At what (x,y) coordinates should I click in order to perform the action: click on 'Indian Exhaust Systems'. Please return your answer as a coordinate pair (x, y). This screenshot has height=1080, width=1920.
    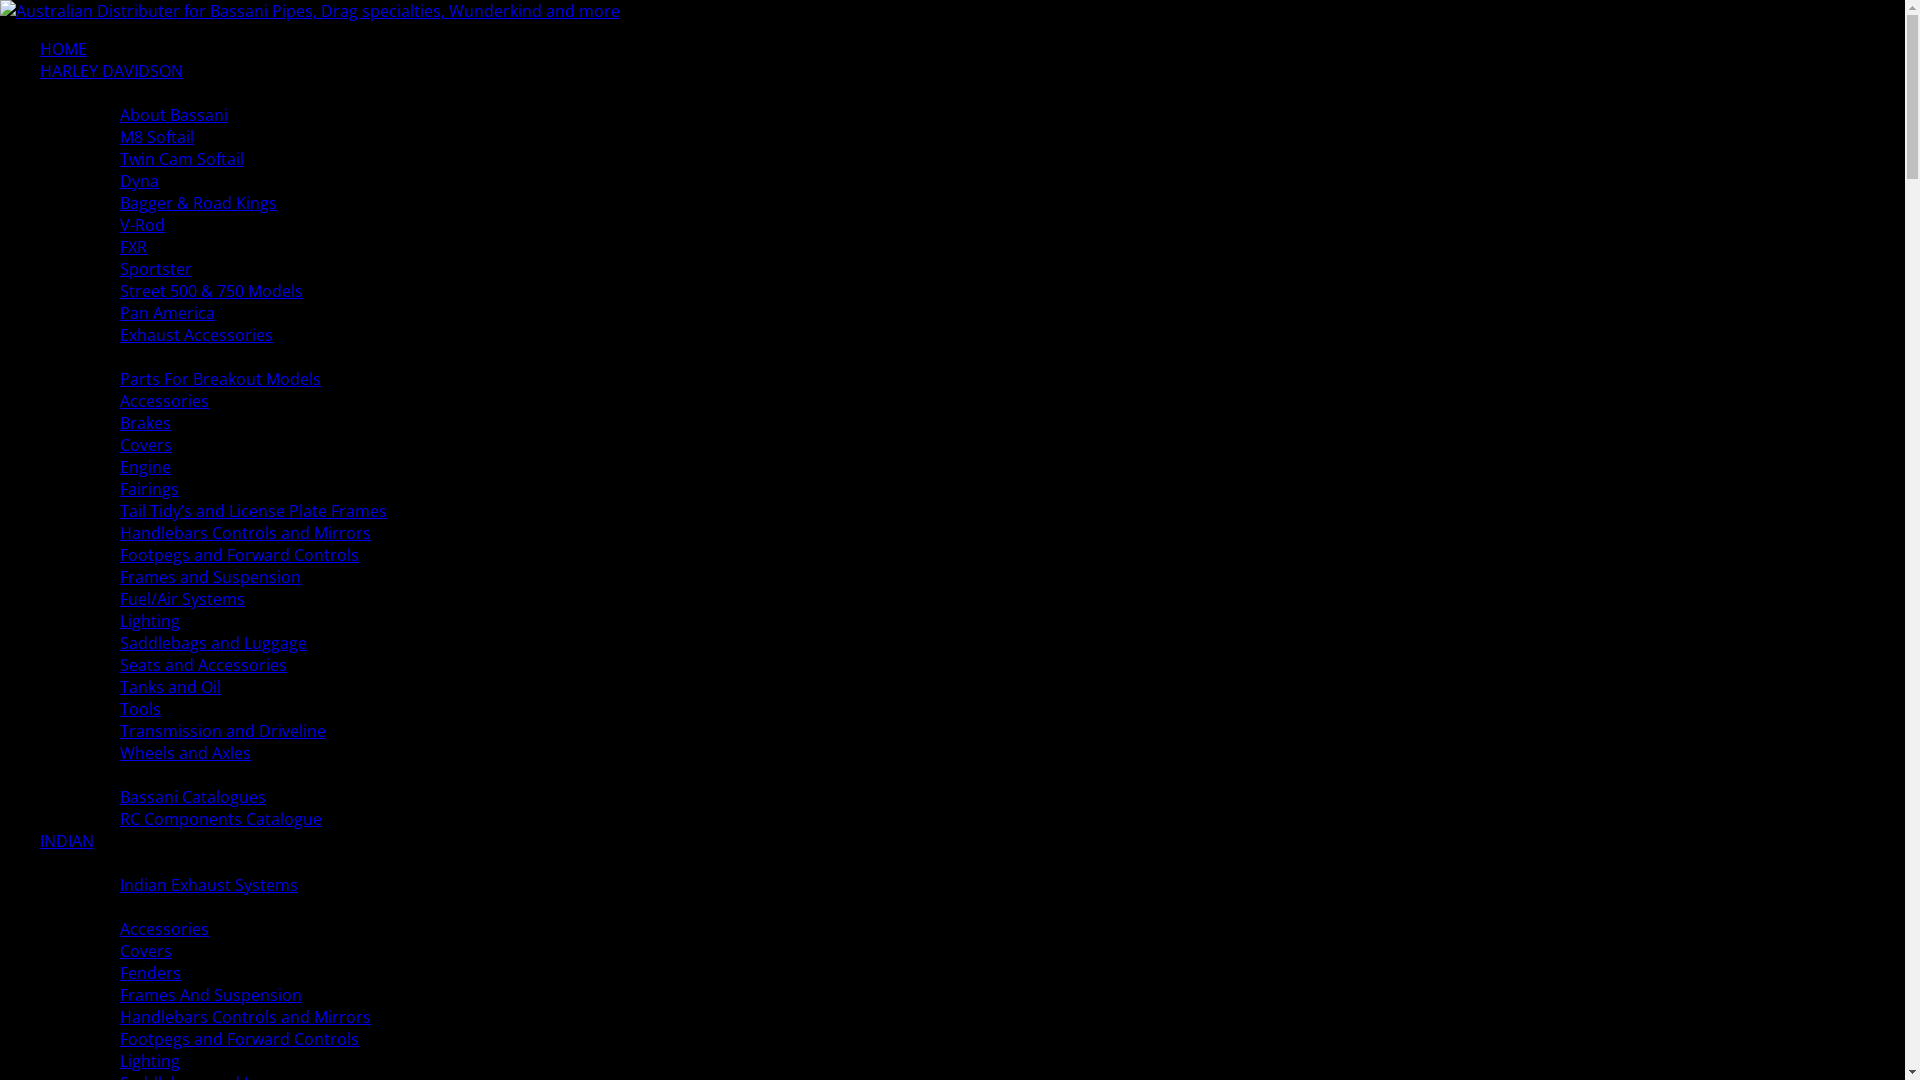
    Looking at the image, I should click on (209, 883).